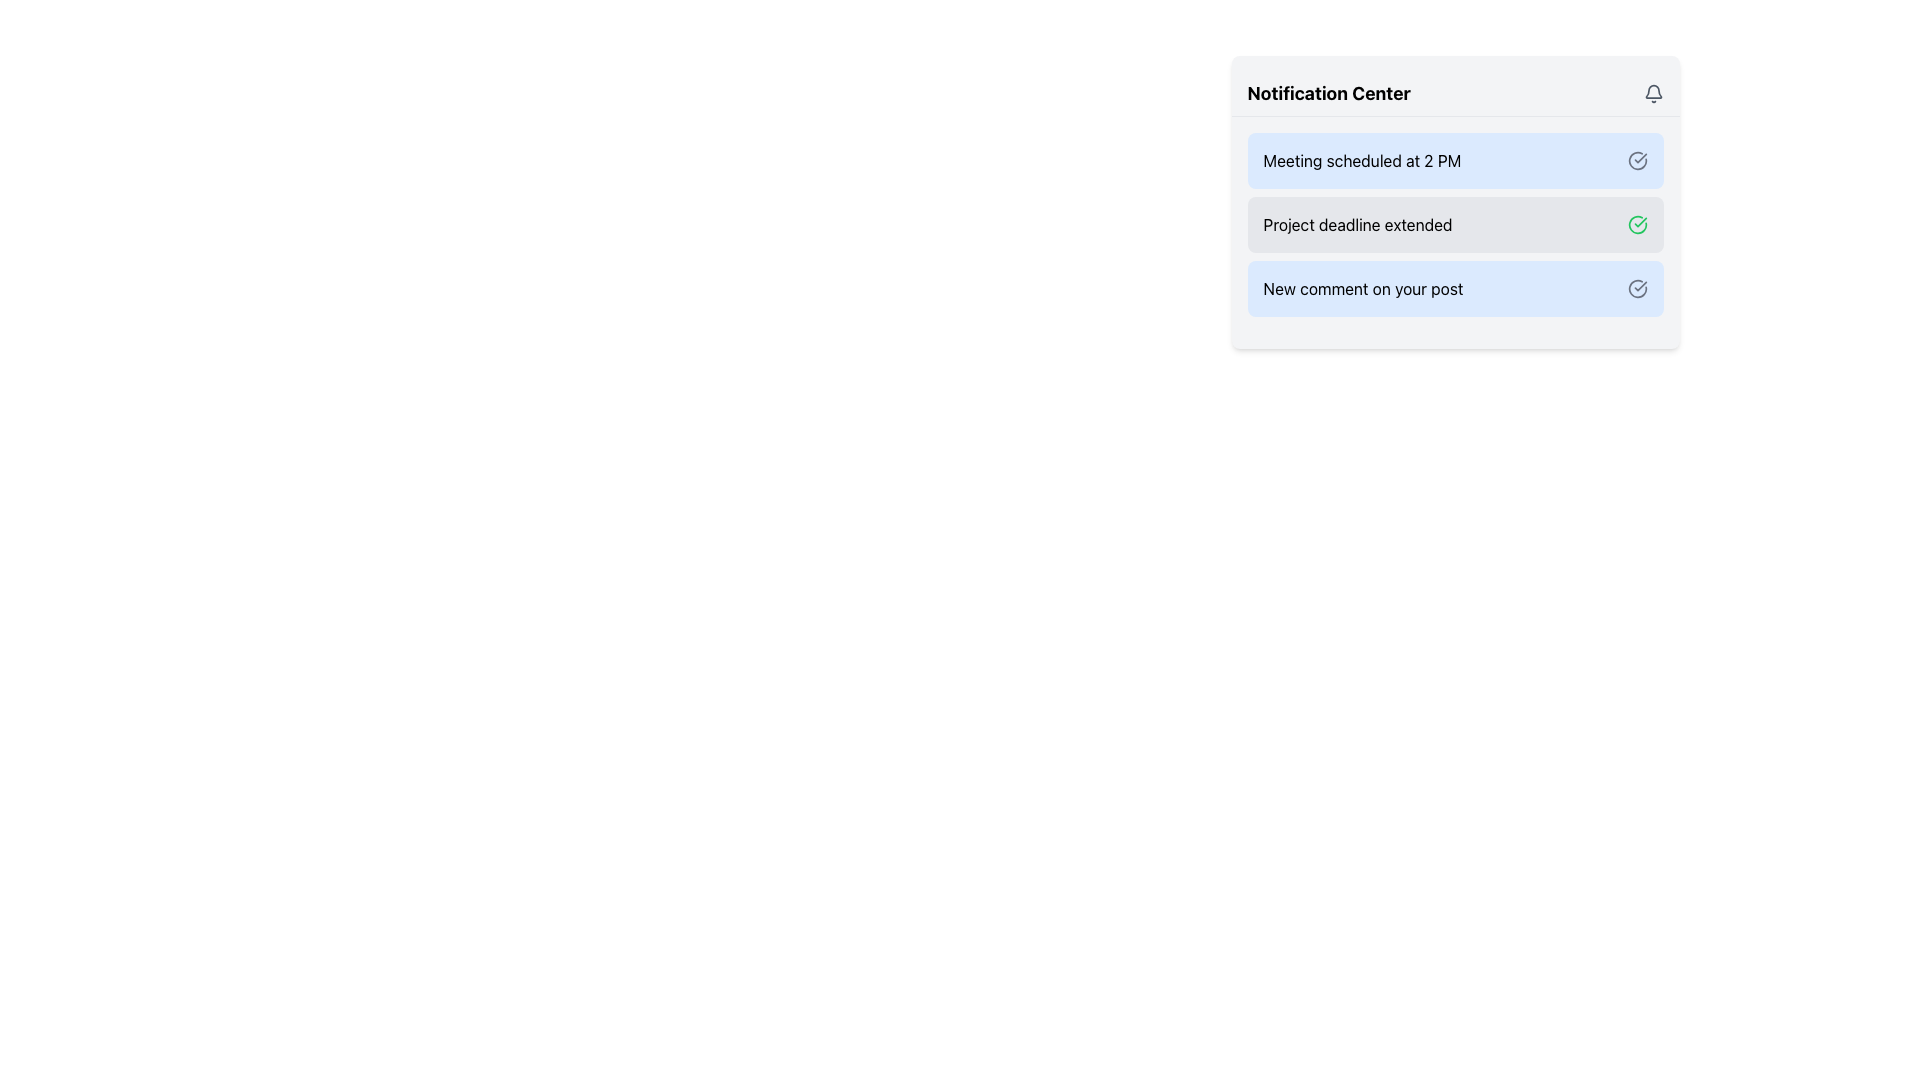 This screenshot has width=1920, height=1080. I want to click on the static text label that displays information about a new comment on the user's post, which is the third entry in the notification list, below 'Project deadline extended', so click(1362, 289).